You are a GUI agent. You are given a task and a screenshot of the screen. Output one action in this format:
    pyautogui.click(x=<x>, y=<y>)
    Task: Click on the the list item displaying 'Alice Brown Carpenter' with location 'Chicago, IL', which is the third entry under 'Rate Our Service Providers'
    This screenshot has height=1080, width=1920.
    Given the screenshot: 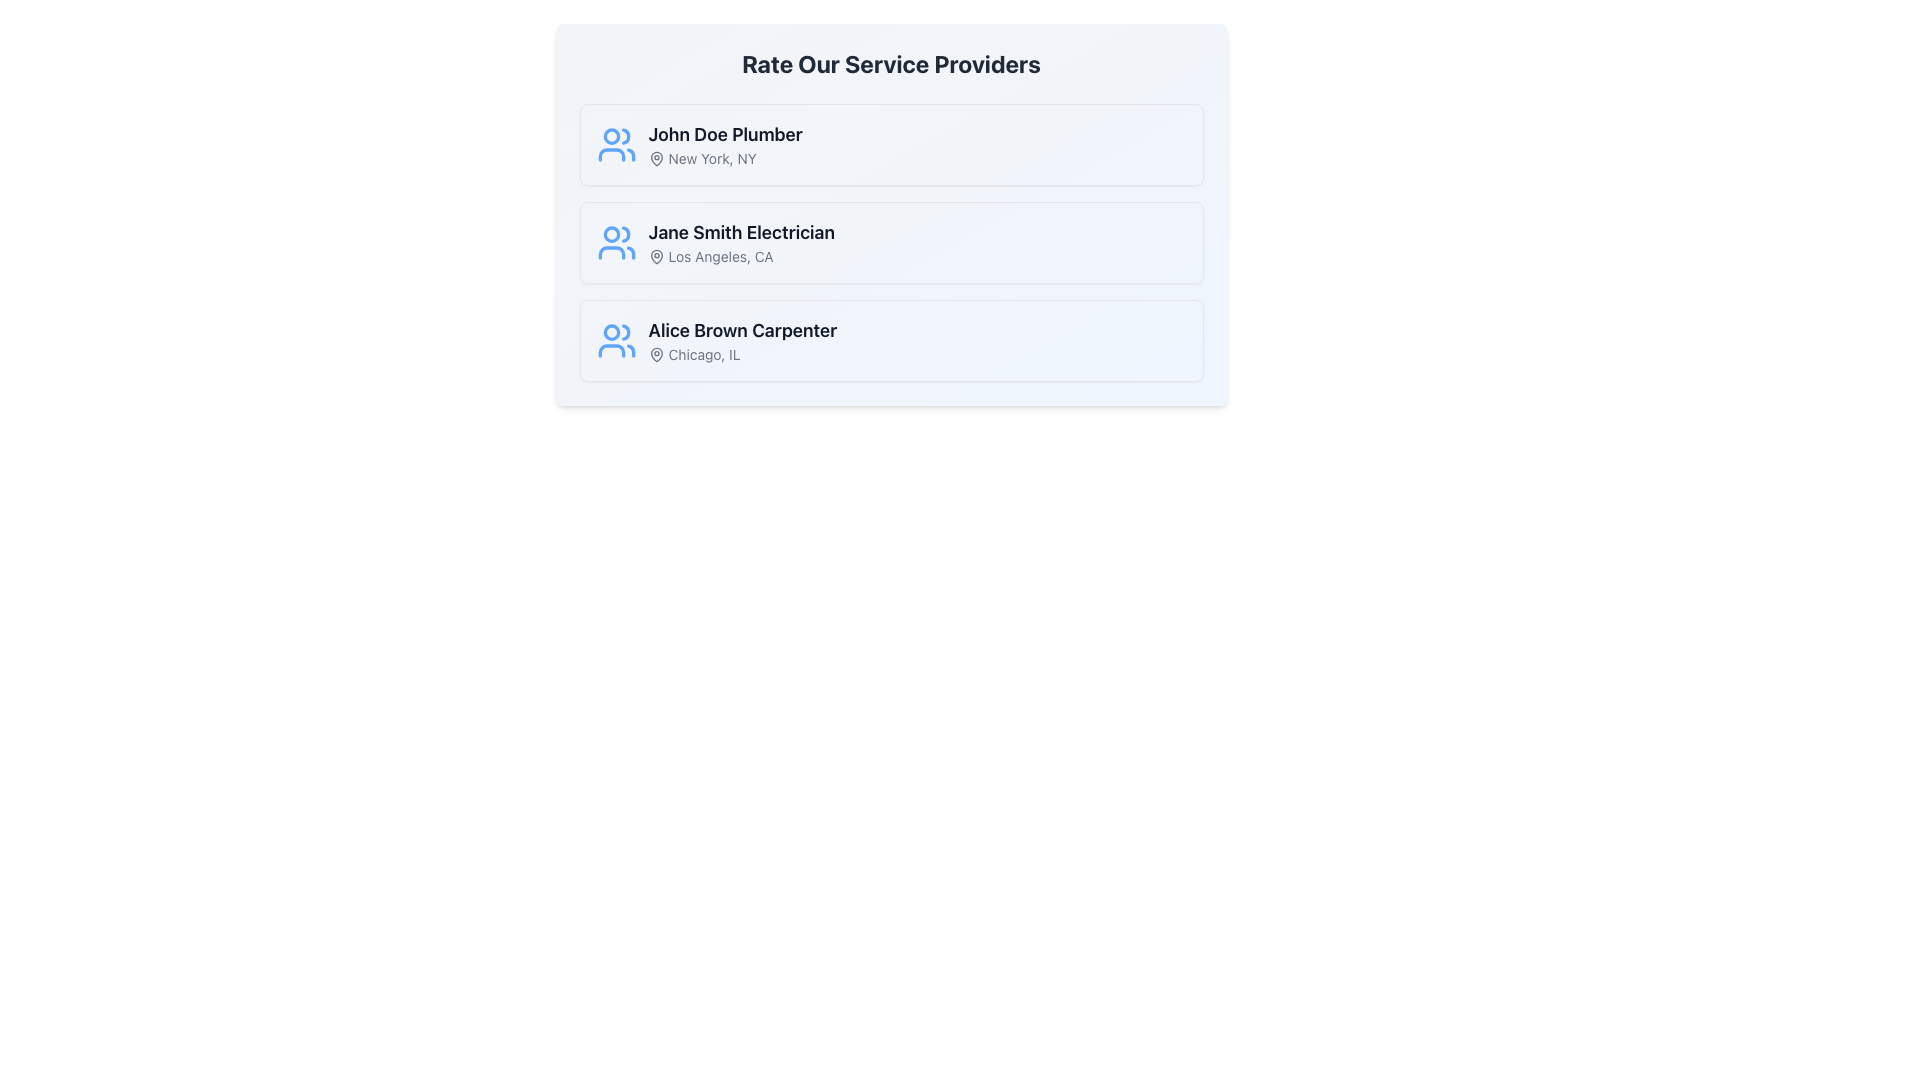 What is the action you would take?
    pyautogui.click(x=741, y=339)
    